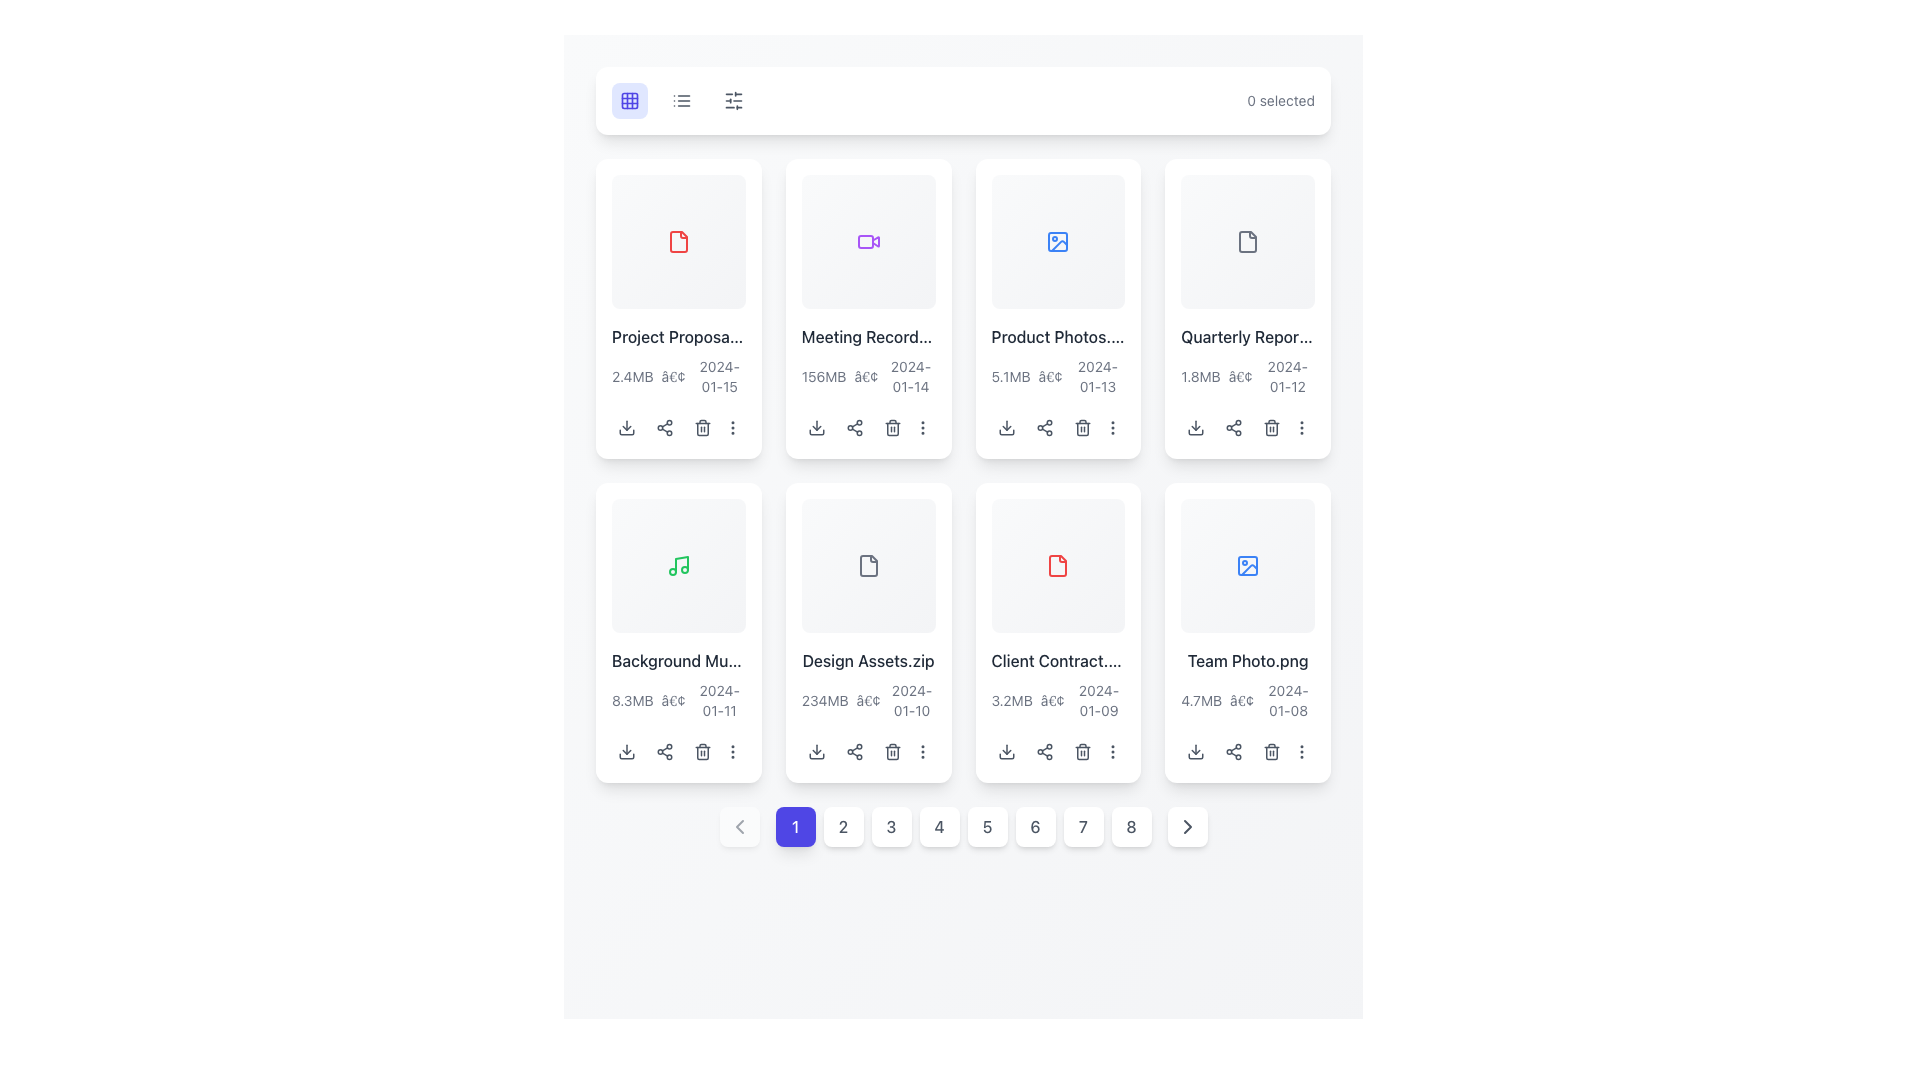 This screenshot has height=1080, width=1920. I want to click on the static text label displaying the creation or modification date located in the third tile of the top row, below 'Product Photos' and adjacent to '5.1MB', so click(1096, 376).